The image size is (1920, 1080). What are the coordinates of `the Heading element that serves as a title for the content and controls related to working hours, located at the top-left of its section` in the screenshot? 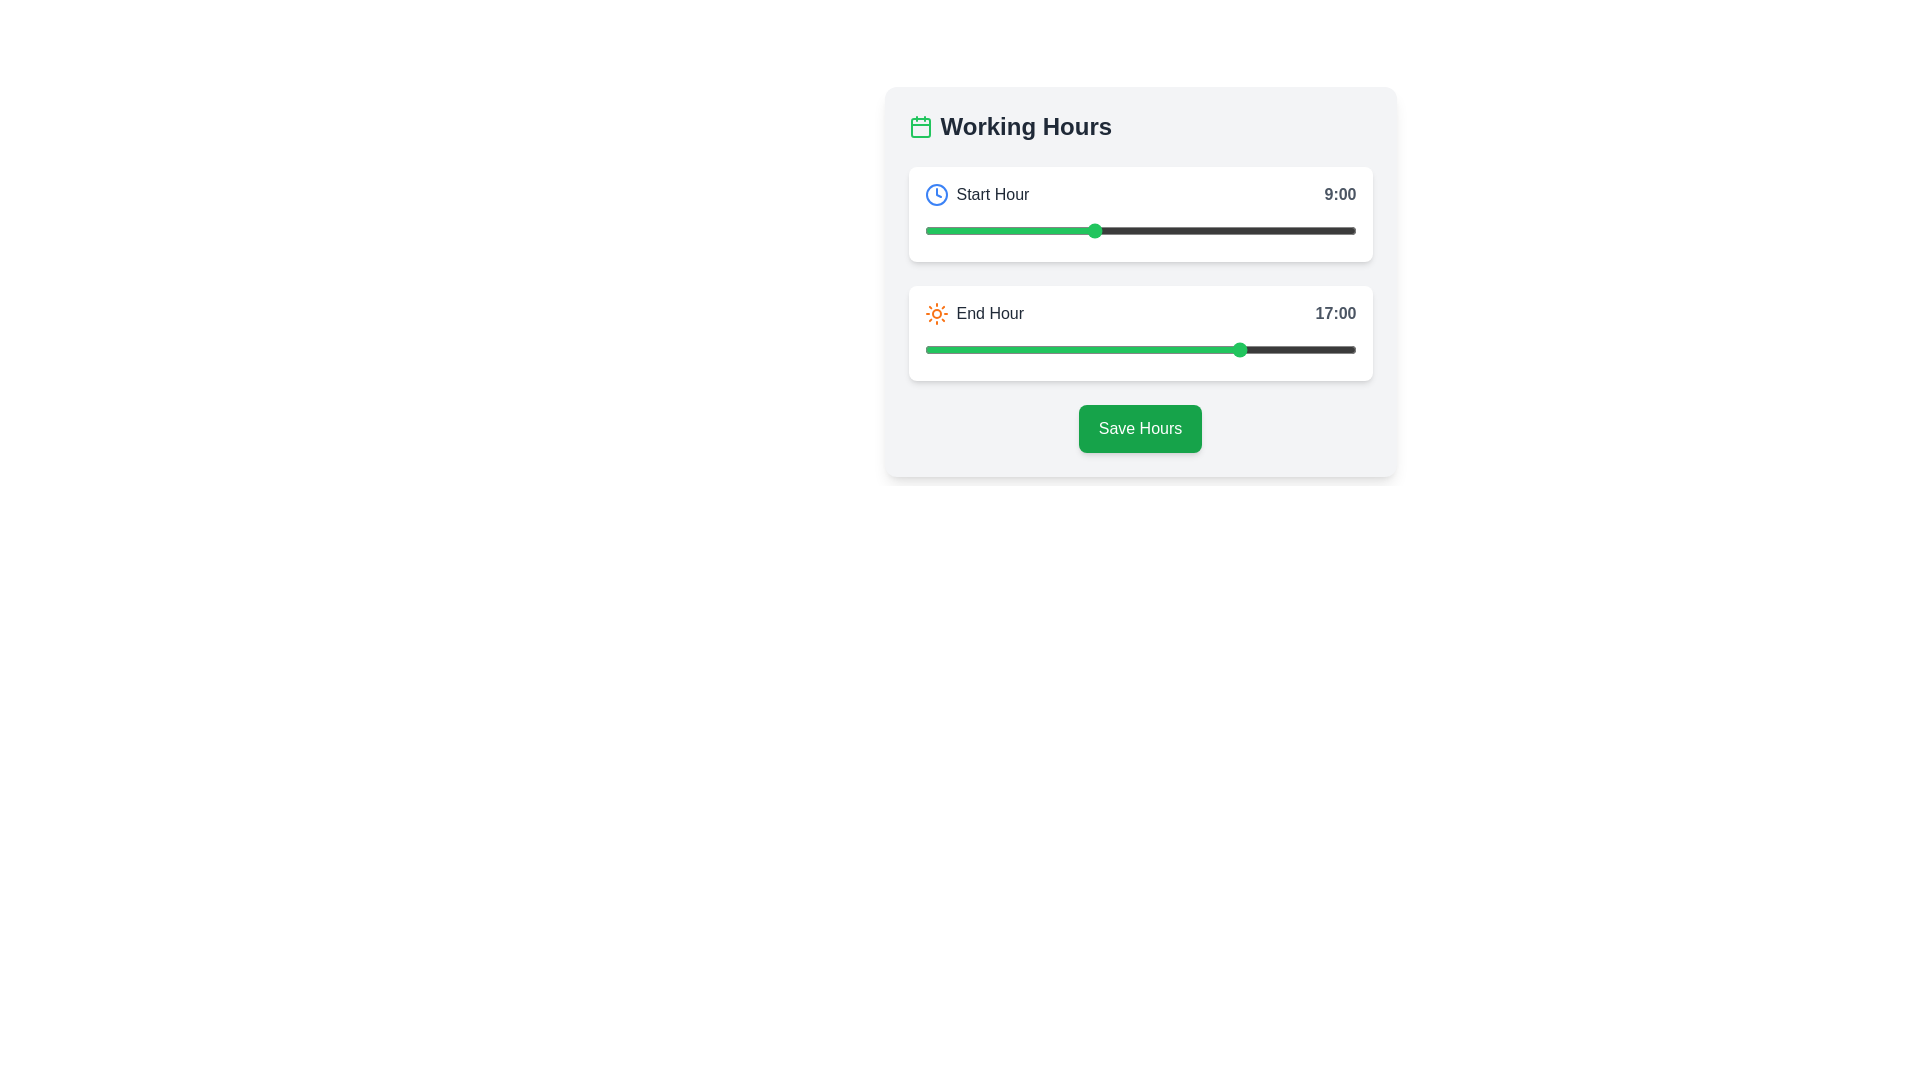 It's located at (1010, 127).